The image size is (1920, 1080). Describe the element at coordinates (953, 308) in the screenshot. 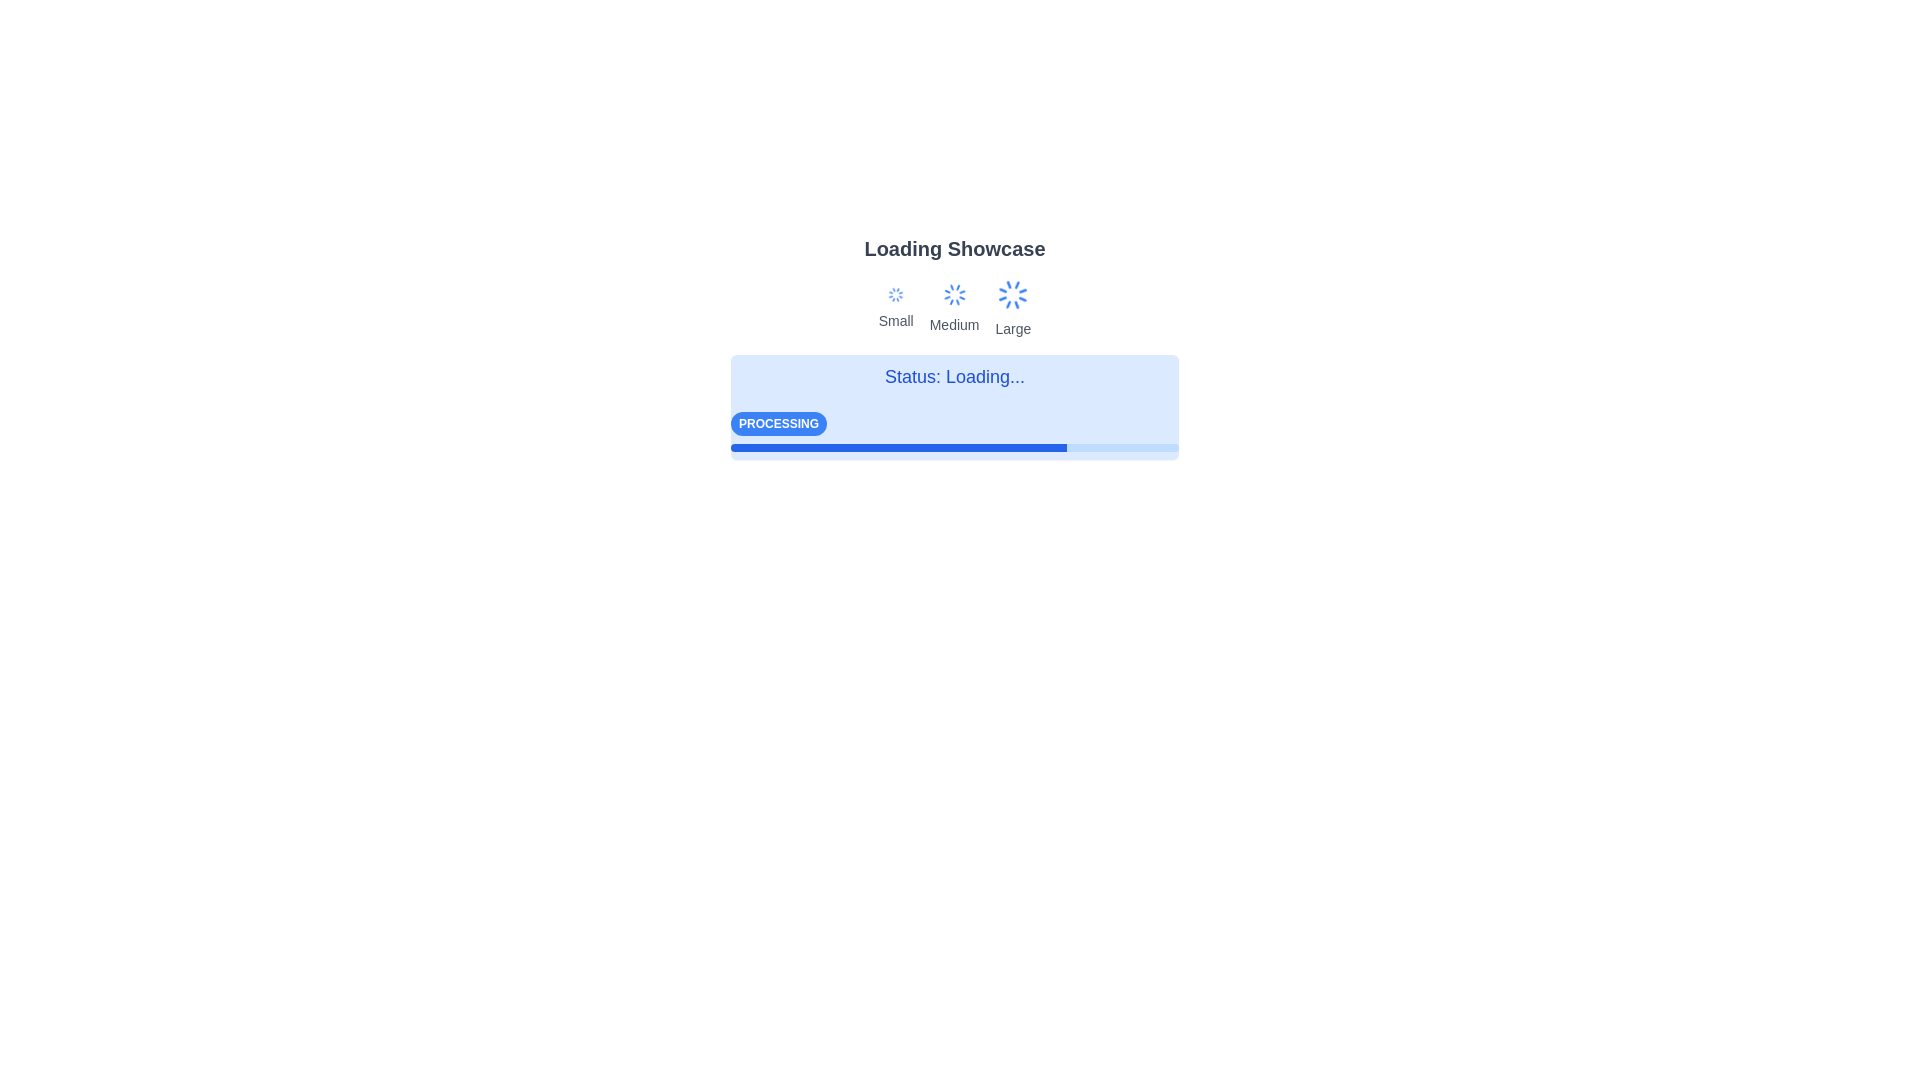

I see `the medium-sized loading indicator, which is the second item in a horizontal layout containing 'Small', 'Medium', and 'Large'` at that location.